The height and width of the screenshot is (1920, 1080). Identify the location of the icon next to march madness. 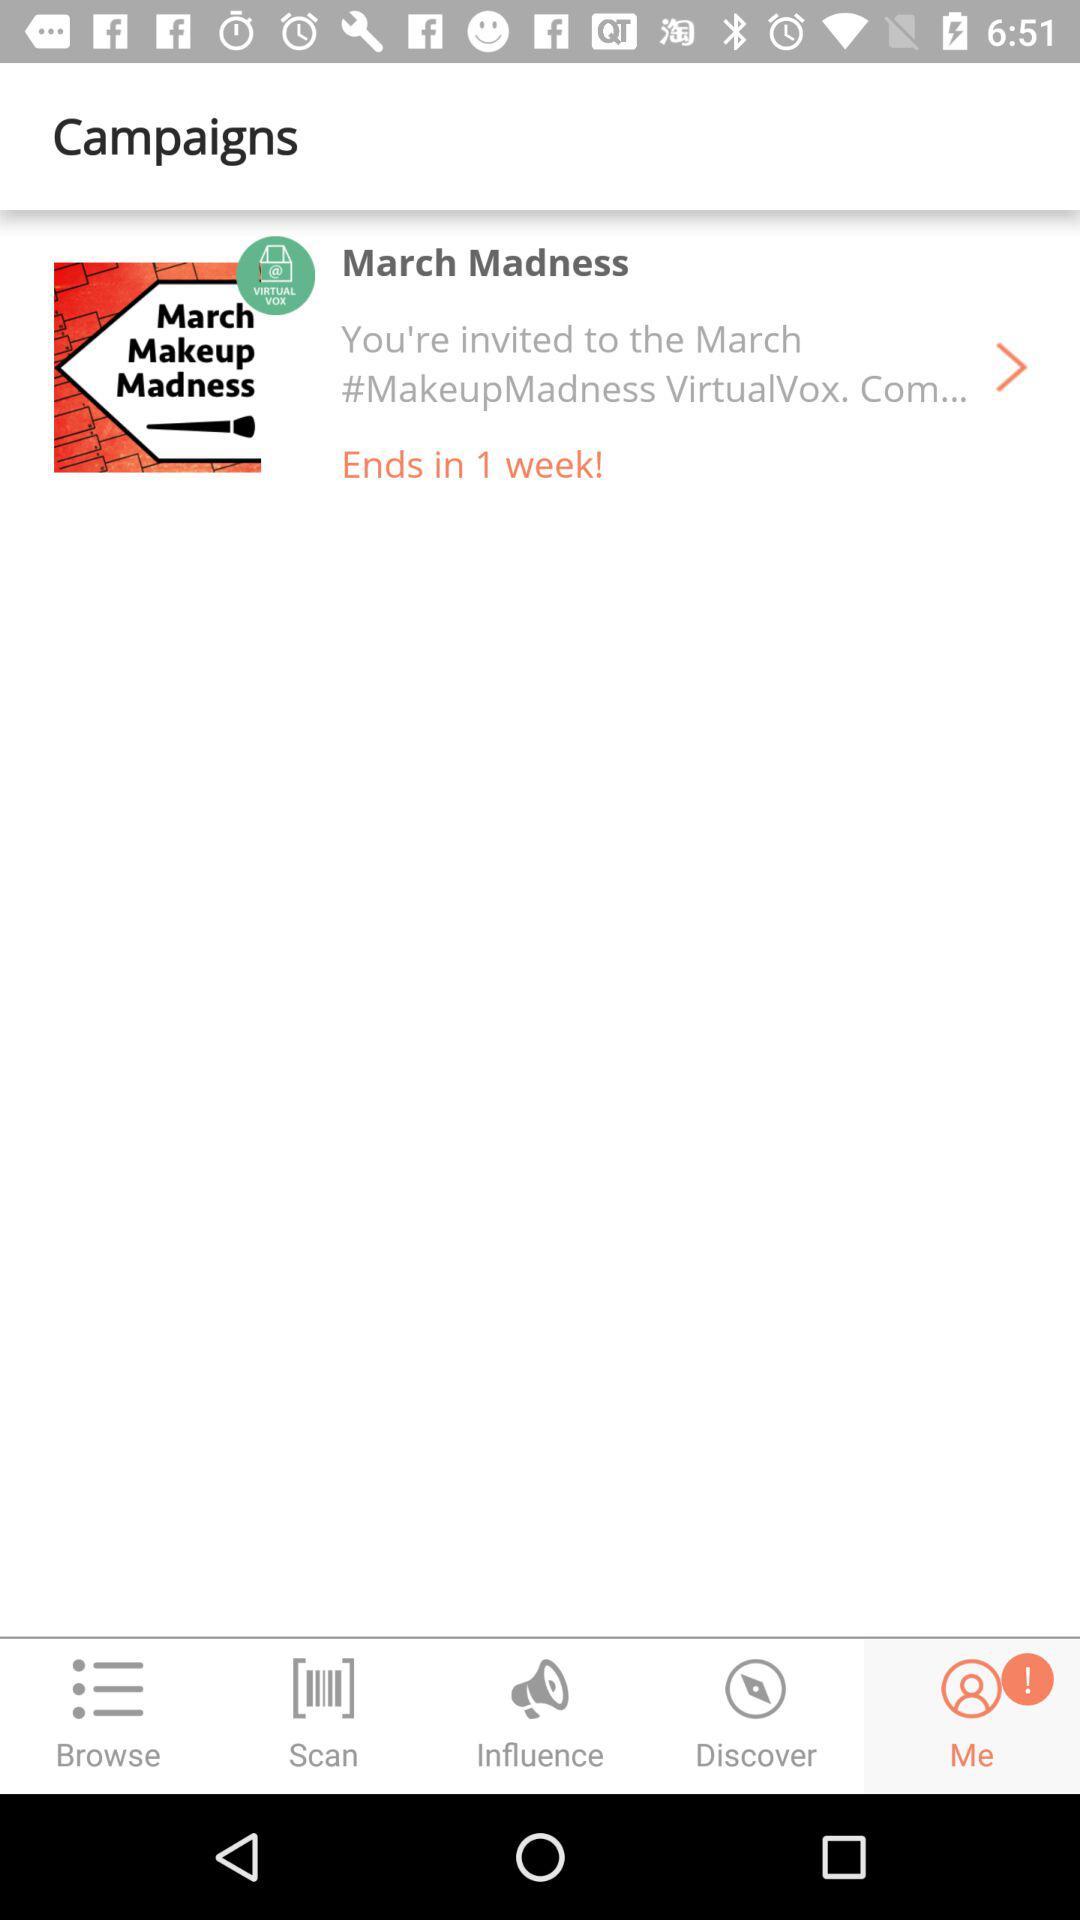
(183, 367).